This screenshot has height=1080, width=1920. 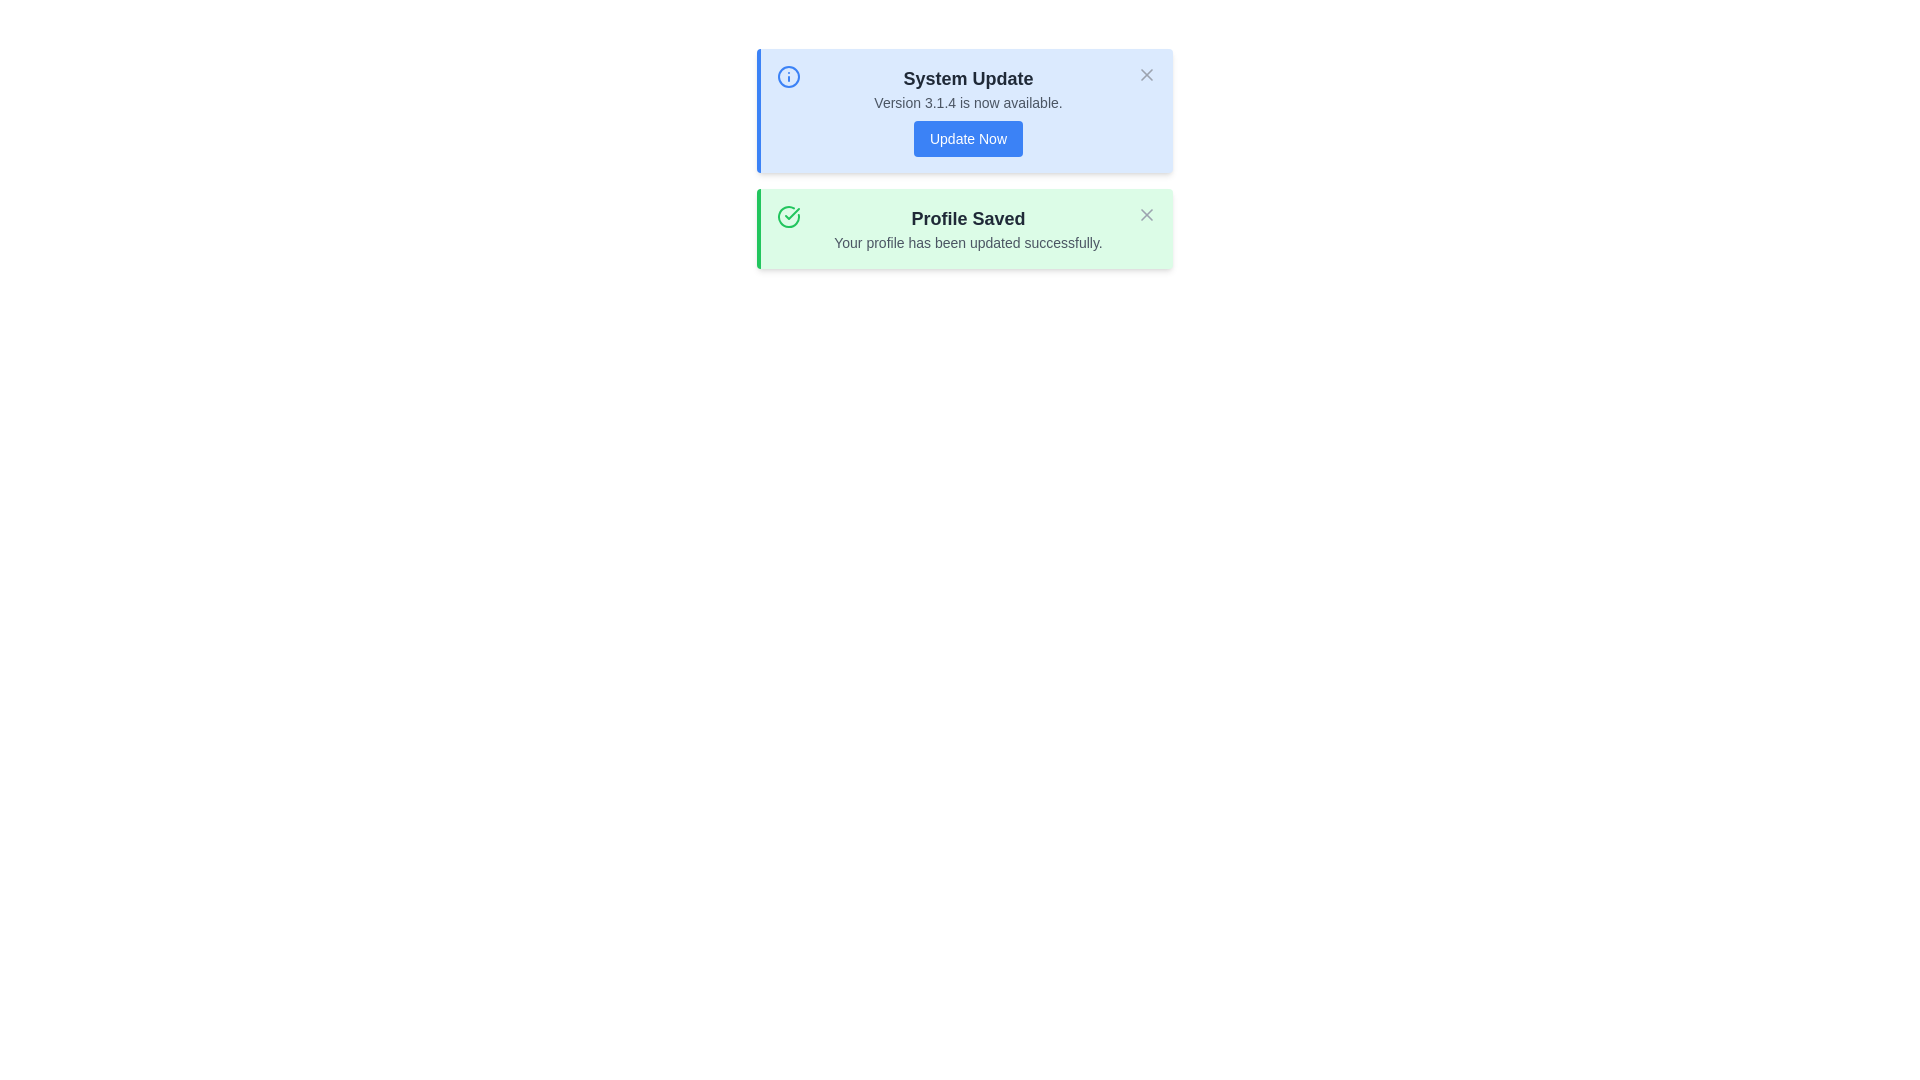 I want to click on the static text label that confirms the user's profile has been successfully updated, located under the heading 'Profile Saved.', so click(x=968, y=242).